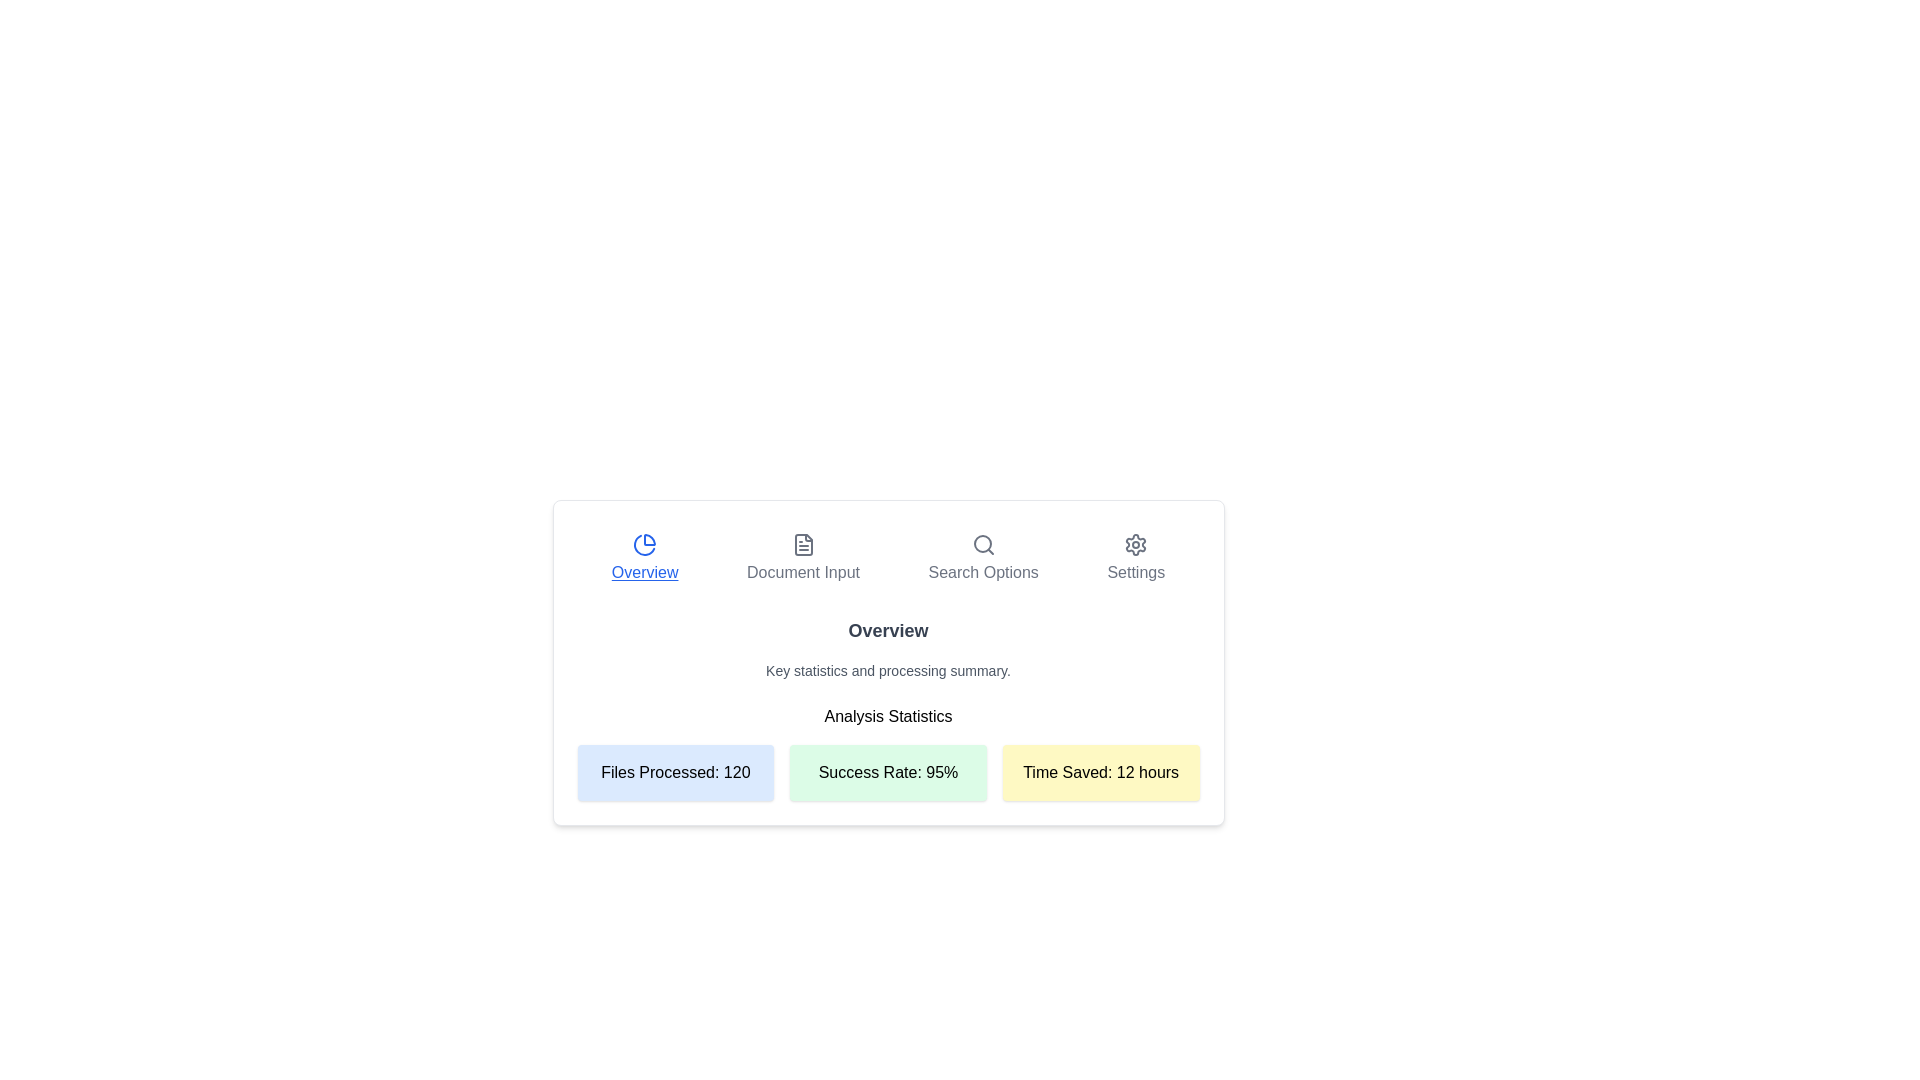 This screenshot has width=1920, height=1080. What do you see at coordinates (1136, 559) in the screenshot?
I see `the navigation button that opens the settings page` at bounding box center [1136, 559].